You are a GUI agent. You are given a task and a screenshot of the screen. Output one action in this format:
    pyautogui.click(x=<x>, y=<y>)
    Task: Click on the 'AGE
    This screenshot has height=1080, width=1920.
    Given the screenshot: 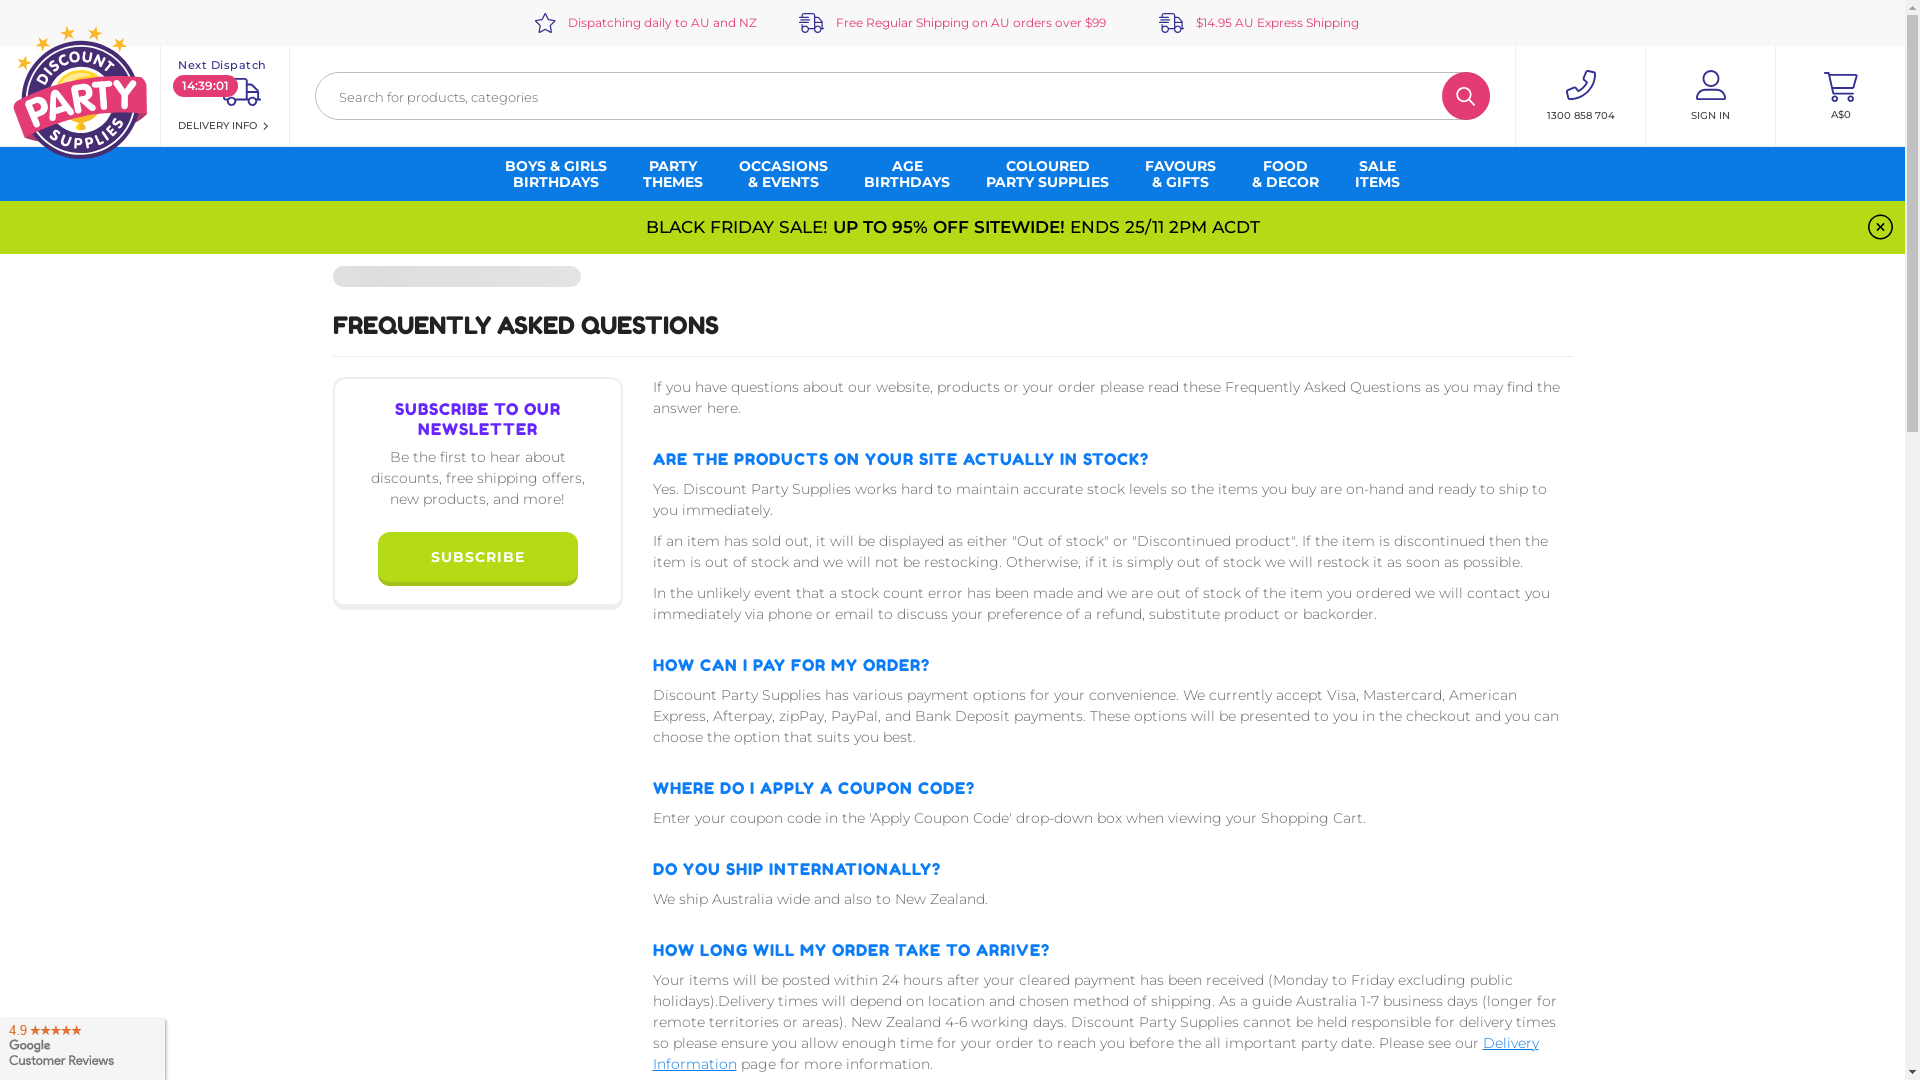 What is the action you would take?
    pyautogui.click(x=906, y=172)
    